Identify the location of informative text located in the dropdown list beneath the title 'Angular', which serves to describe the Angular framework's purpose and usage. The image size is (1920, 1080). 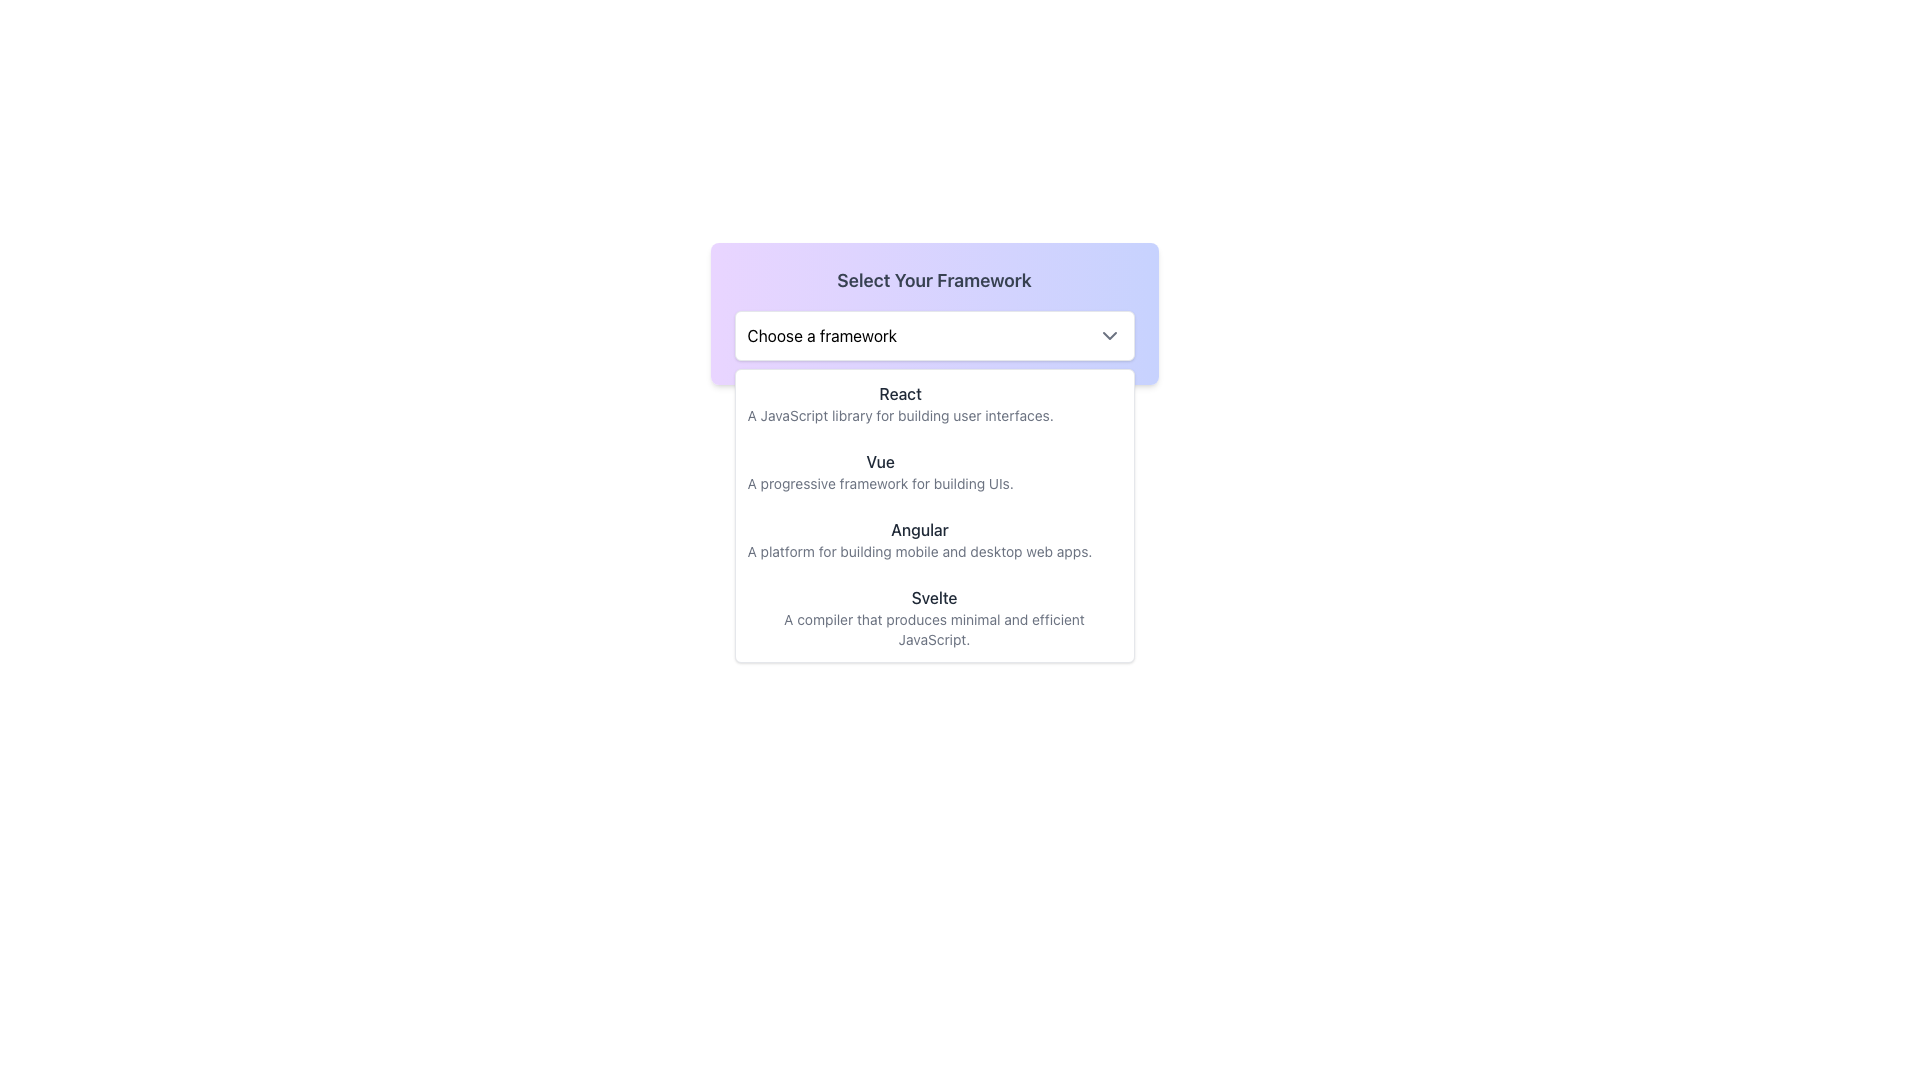
(918, 551).